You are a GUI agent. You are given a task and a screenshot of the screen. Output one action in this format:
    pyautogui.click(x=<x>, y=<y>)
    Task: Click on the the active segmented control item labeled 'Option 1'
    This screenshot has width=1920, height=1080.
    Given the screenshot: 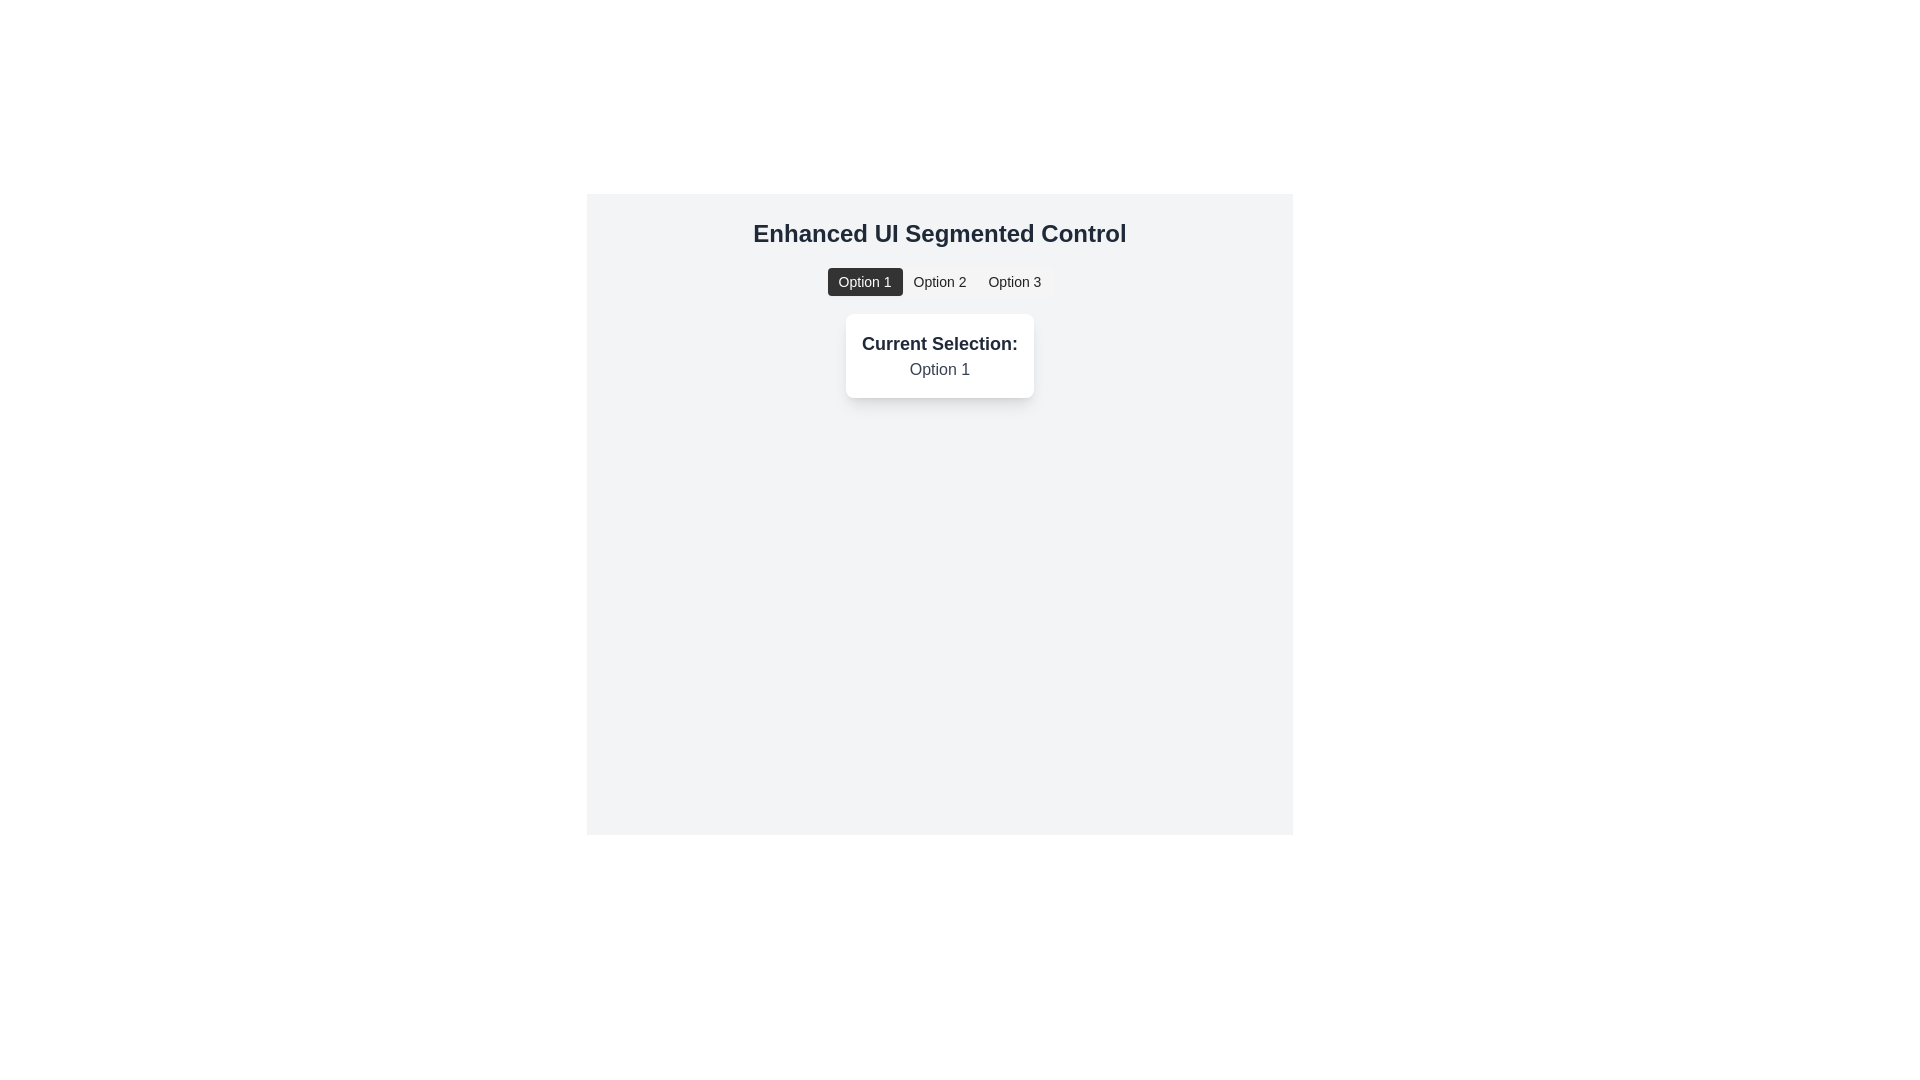 What is the action you would take?
    pyautogui.click(x=865, y=281)
    